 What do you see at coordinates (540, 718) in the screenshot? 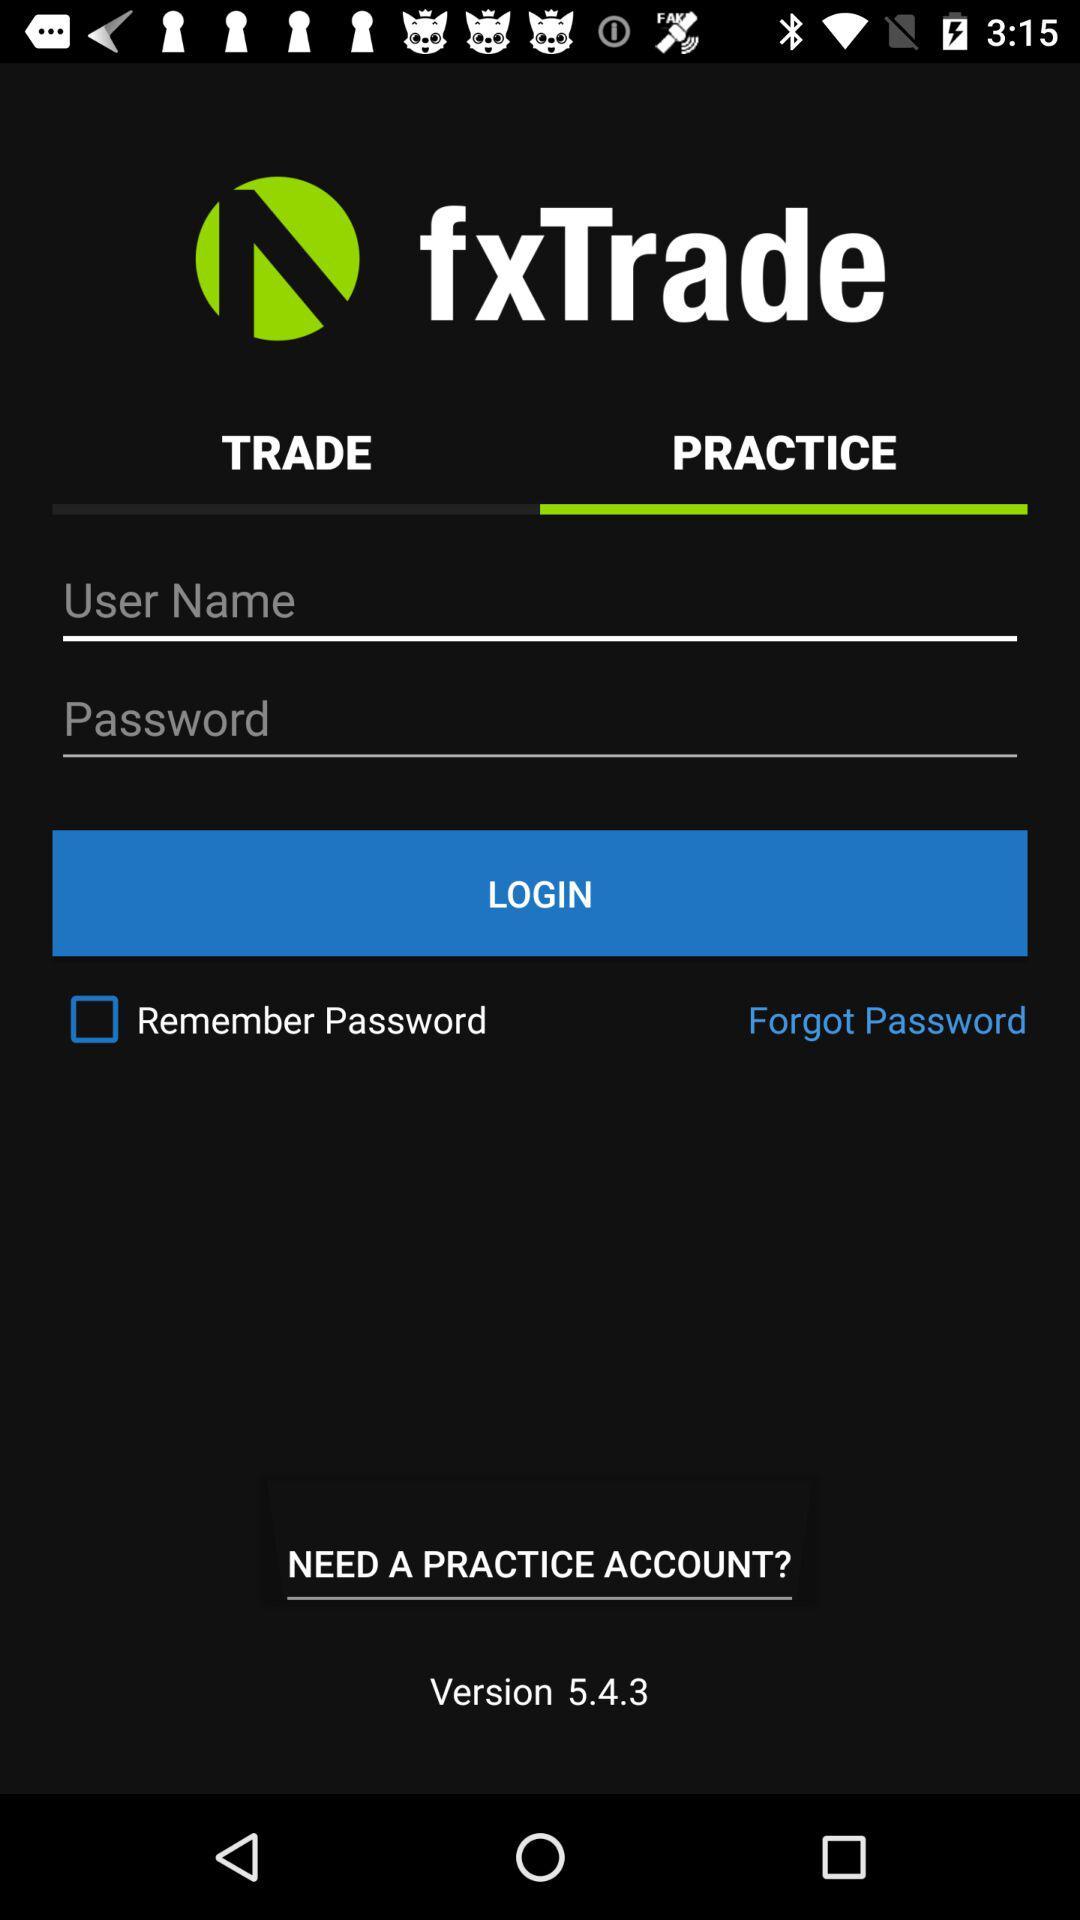
I see `the text box which says password` at bounding box center [540, 718].